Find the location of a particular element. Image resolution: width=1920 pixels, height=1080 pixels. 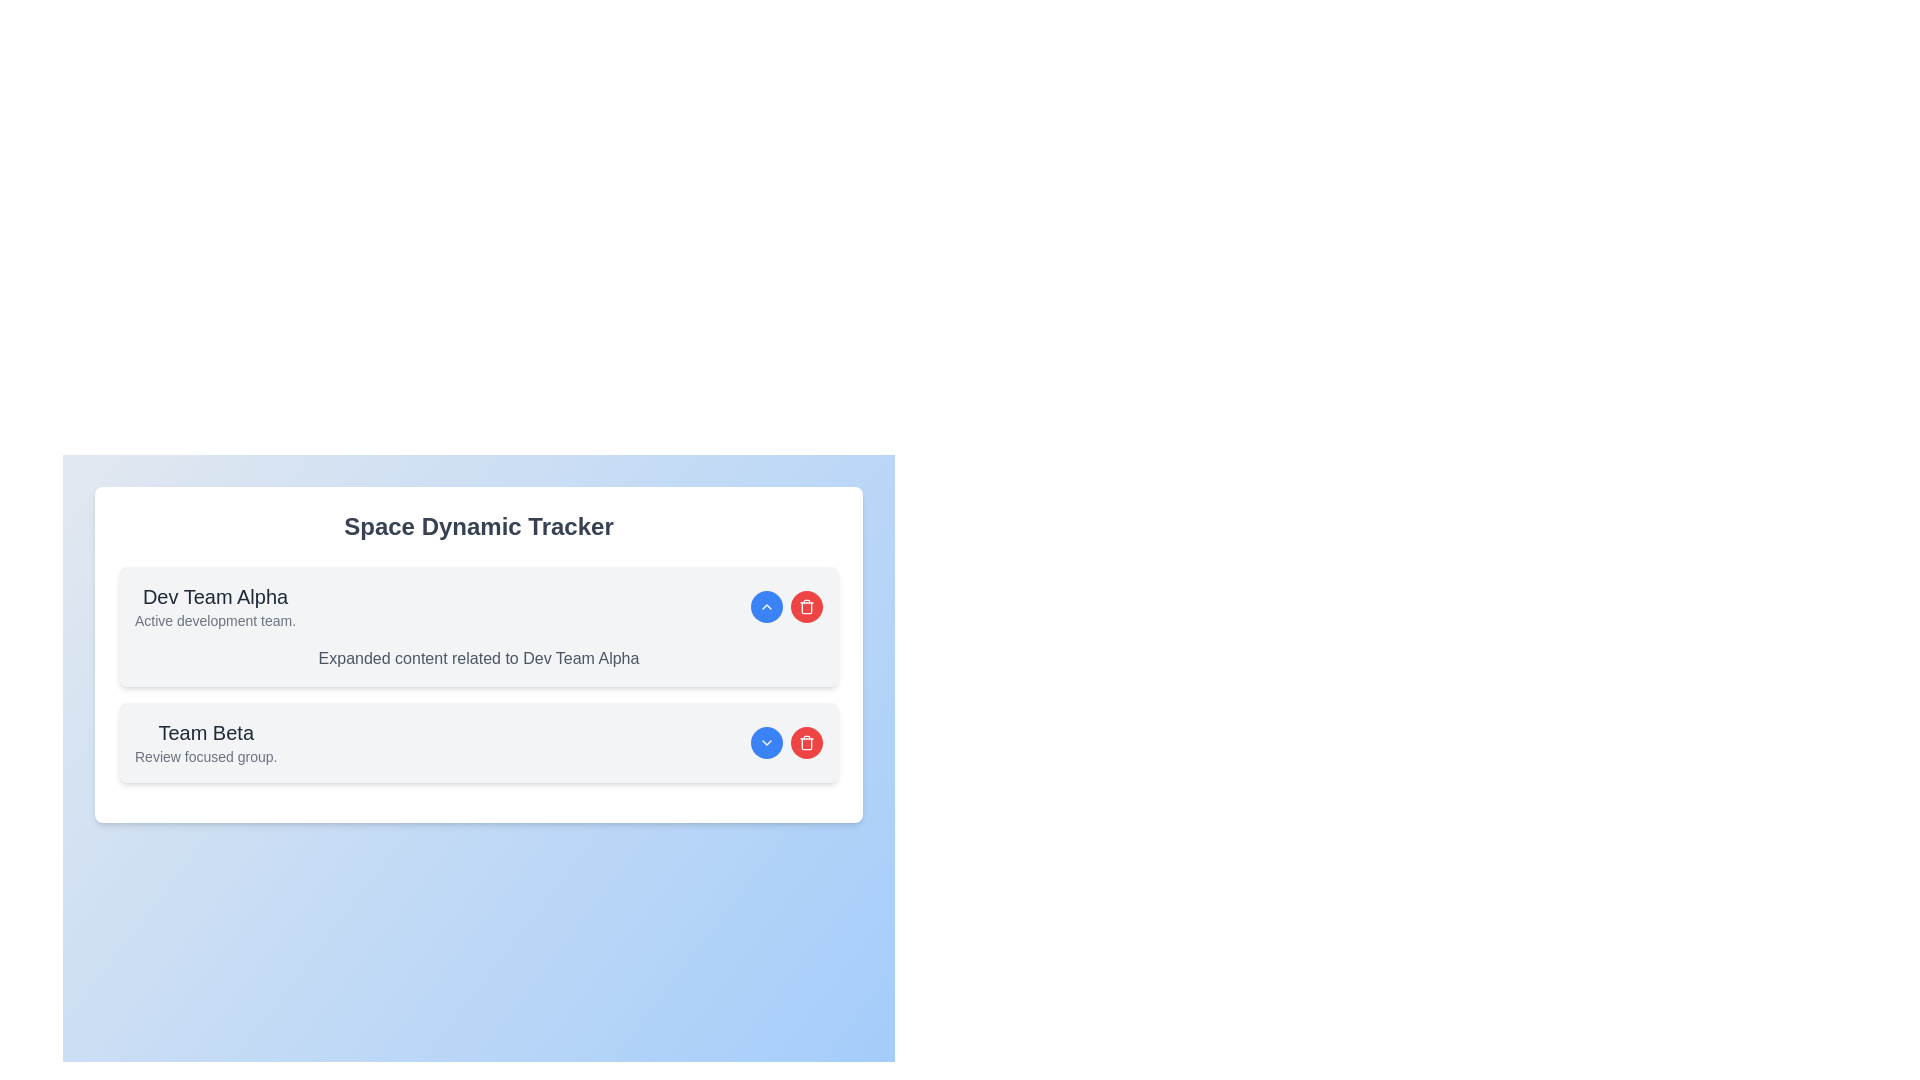

the interactive control group containing a blue button with a downward-facing chevron and a red button with a trash can icon, located at the bottom-right corner of the 'Team Beta' section in the 'Space Dynamic Tracker' interface is located at coordinates (786, 743).